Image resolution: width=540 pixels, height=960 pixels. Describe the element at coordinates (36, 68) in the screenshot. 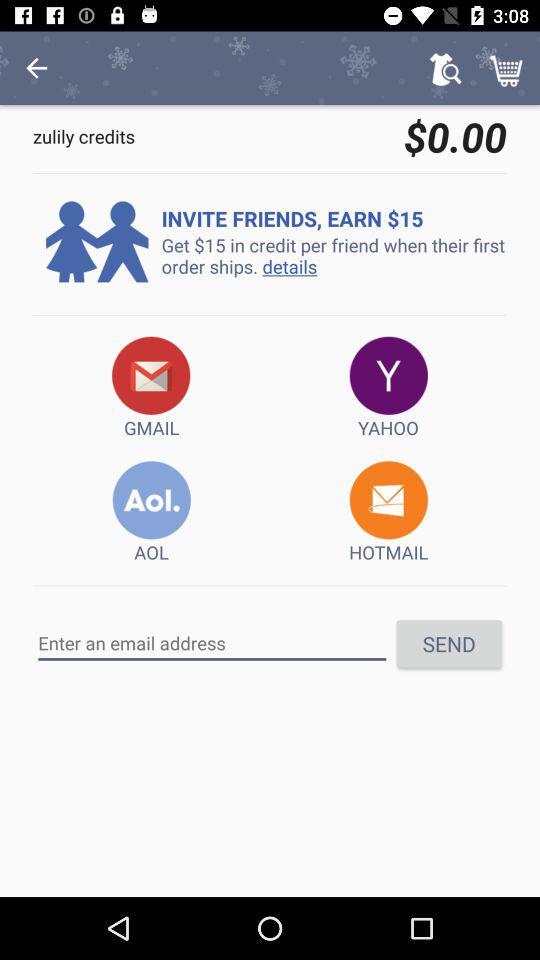

I see `icon above the zulily credits icon` at that location.